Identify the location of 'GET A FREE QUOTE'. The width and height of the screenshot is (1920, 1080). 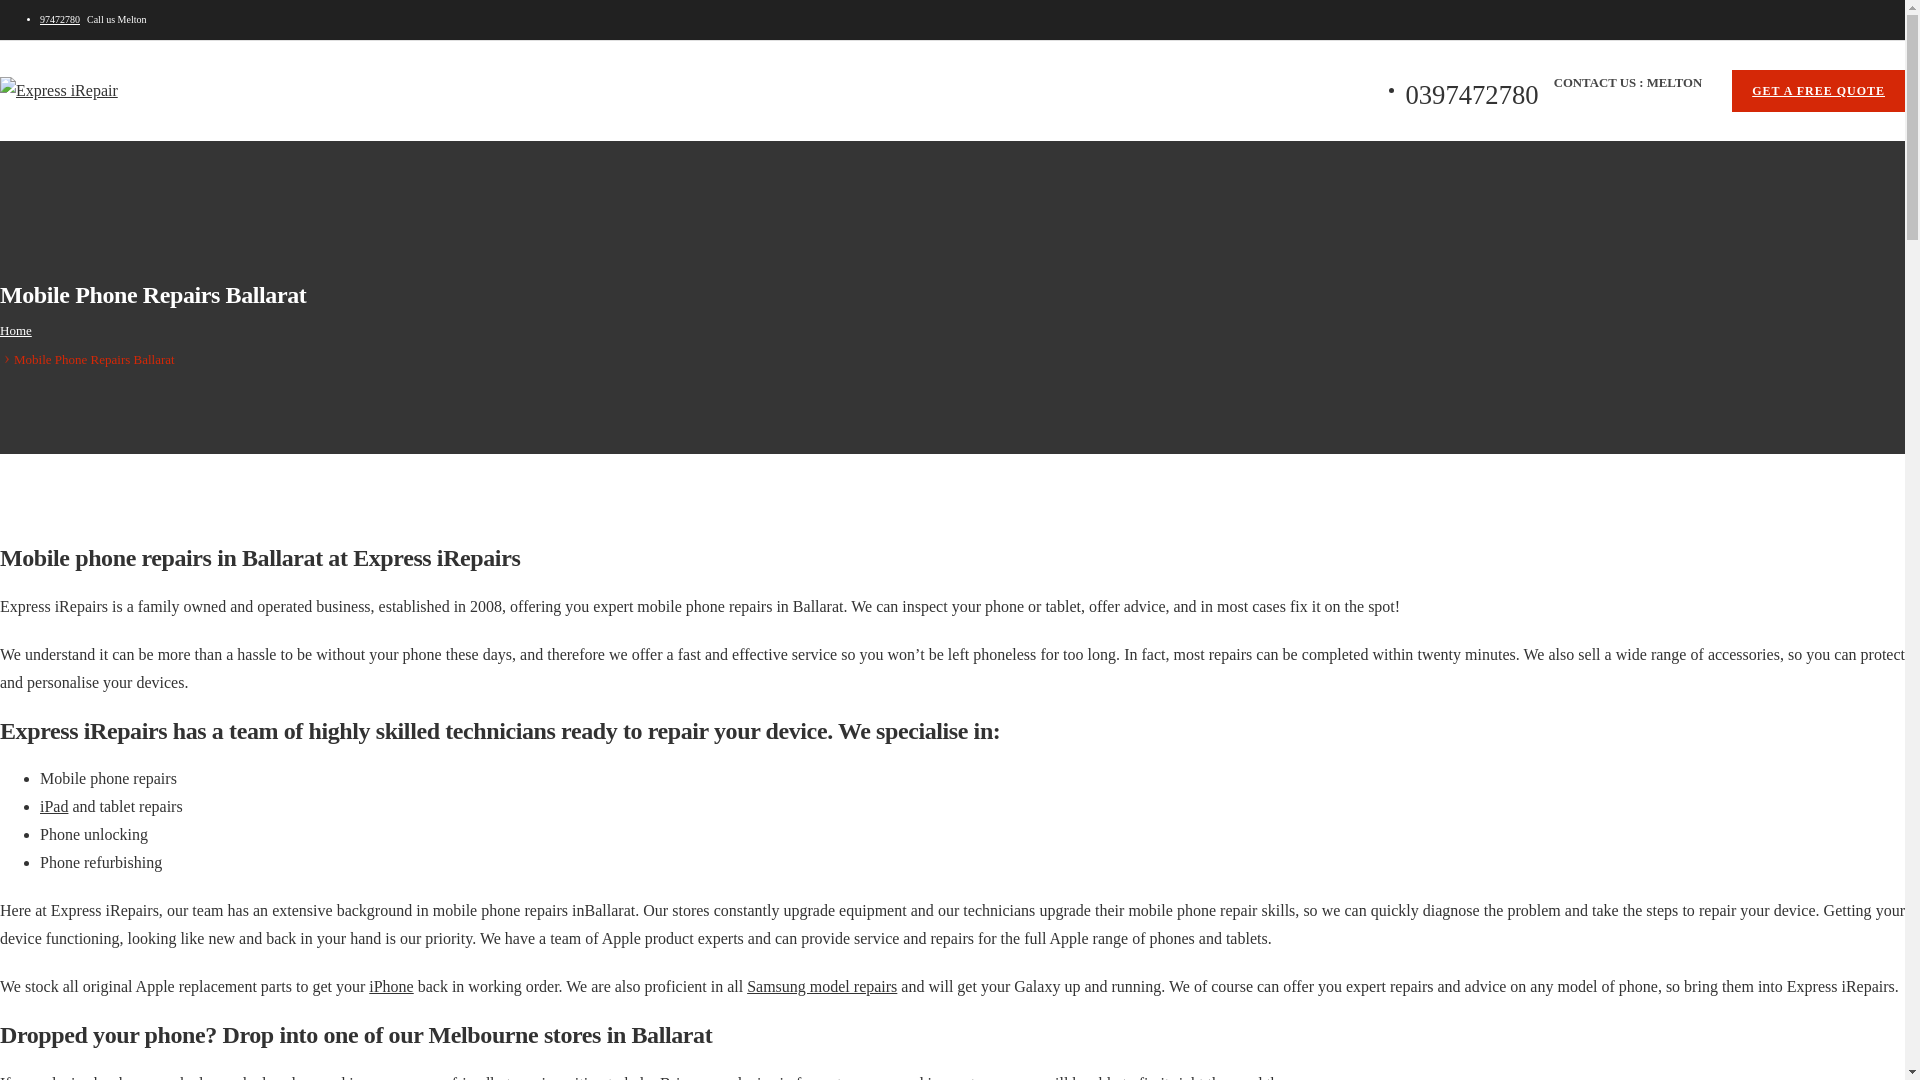
(1818, 91).